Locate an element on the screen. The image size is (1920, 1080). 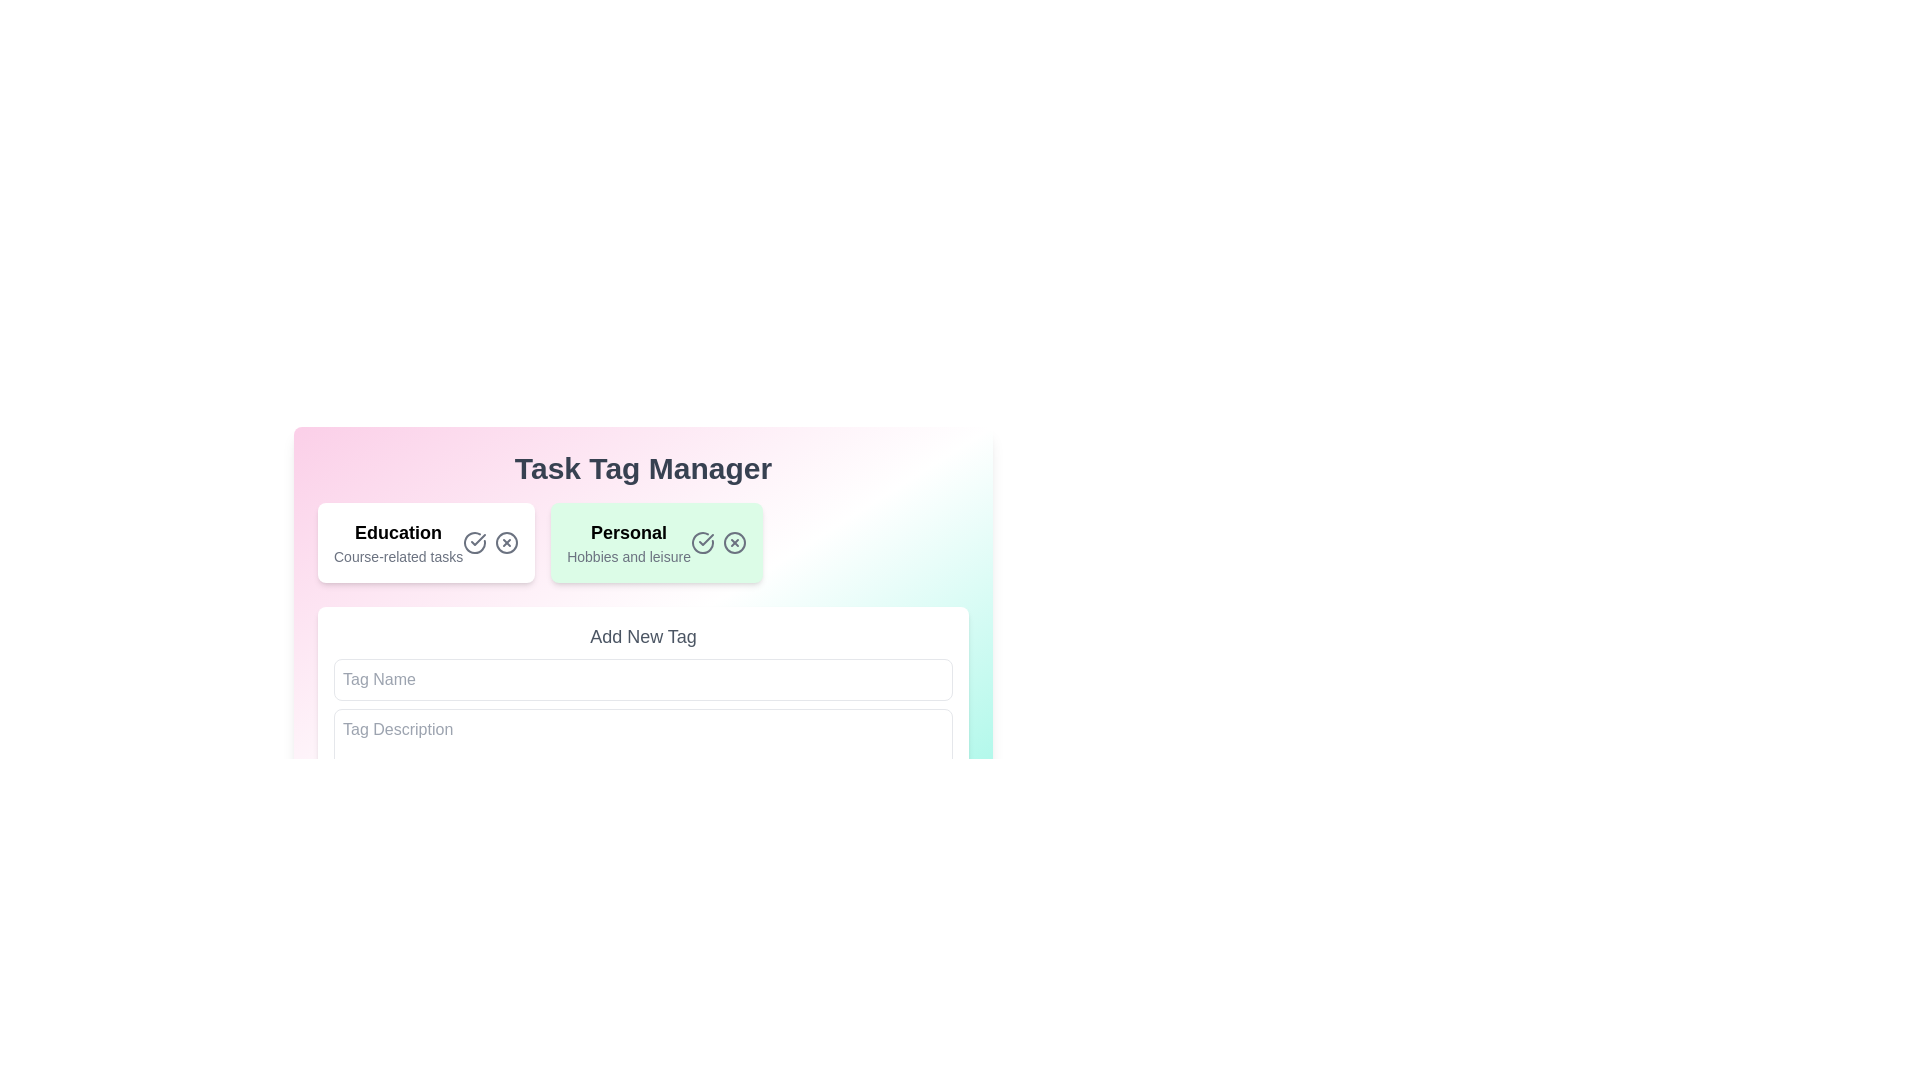
the text label displaying 'Course-related tasks' which is located below the 'Education' header is located at coordinates (398, 556).